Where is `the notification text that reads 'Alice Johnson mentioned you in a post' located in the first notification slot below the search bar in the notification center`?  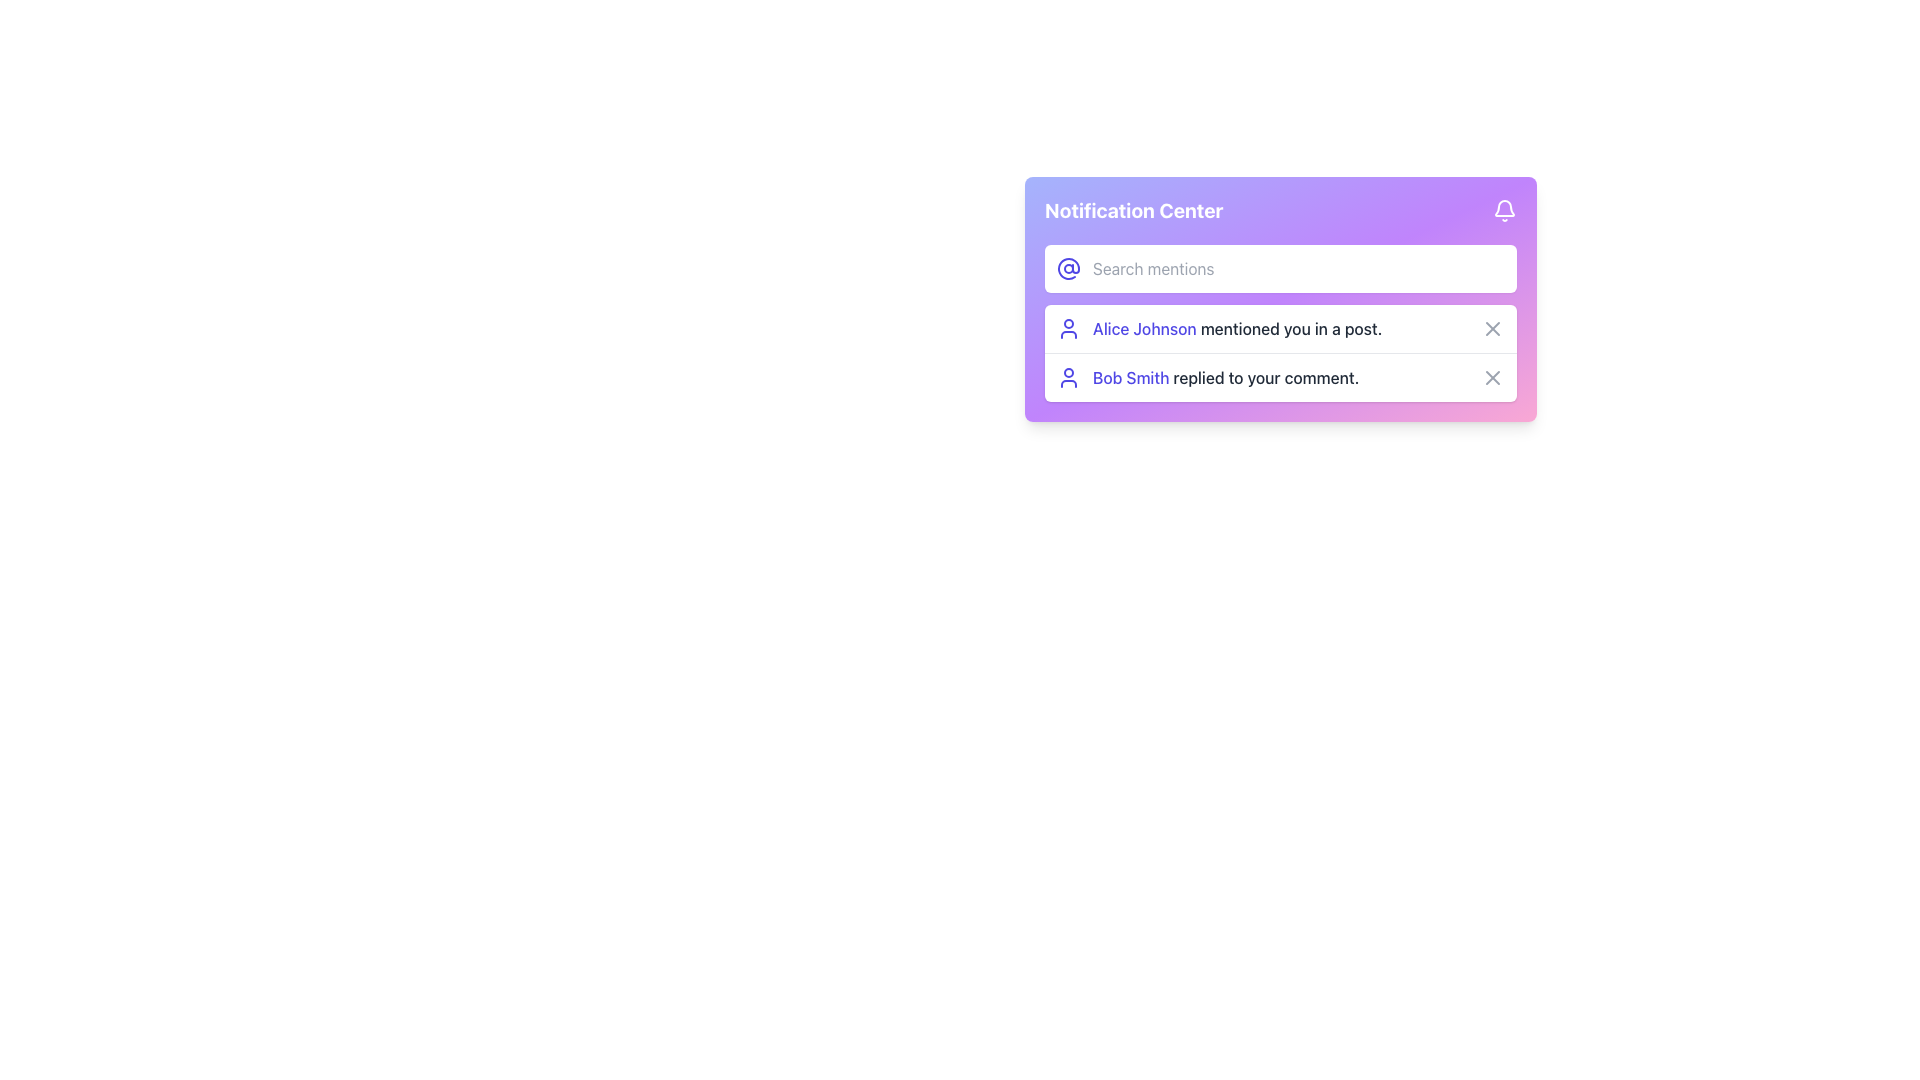 the notification text that reads 'Alice Johnson mentioned you in a post' located in the first notification slot below the search bar in the notification center is located at coordinates (1144, 327).